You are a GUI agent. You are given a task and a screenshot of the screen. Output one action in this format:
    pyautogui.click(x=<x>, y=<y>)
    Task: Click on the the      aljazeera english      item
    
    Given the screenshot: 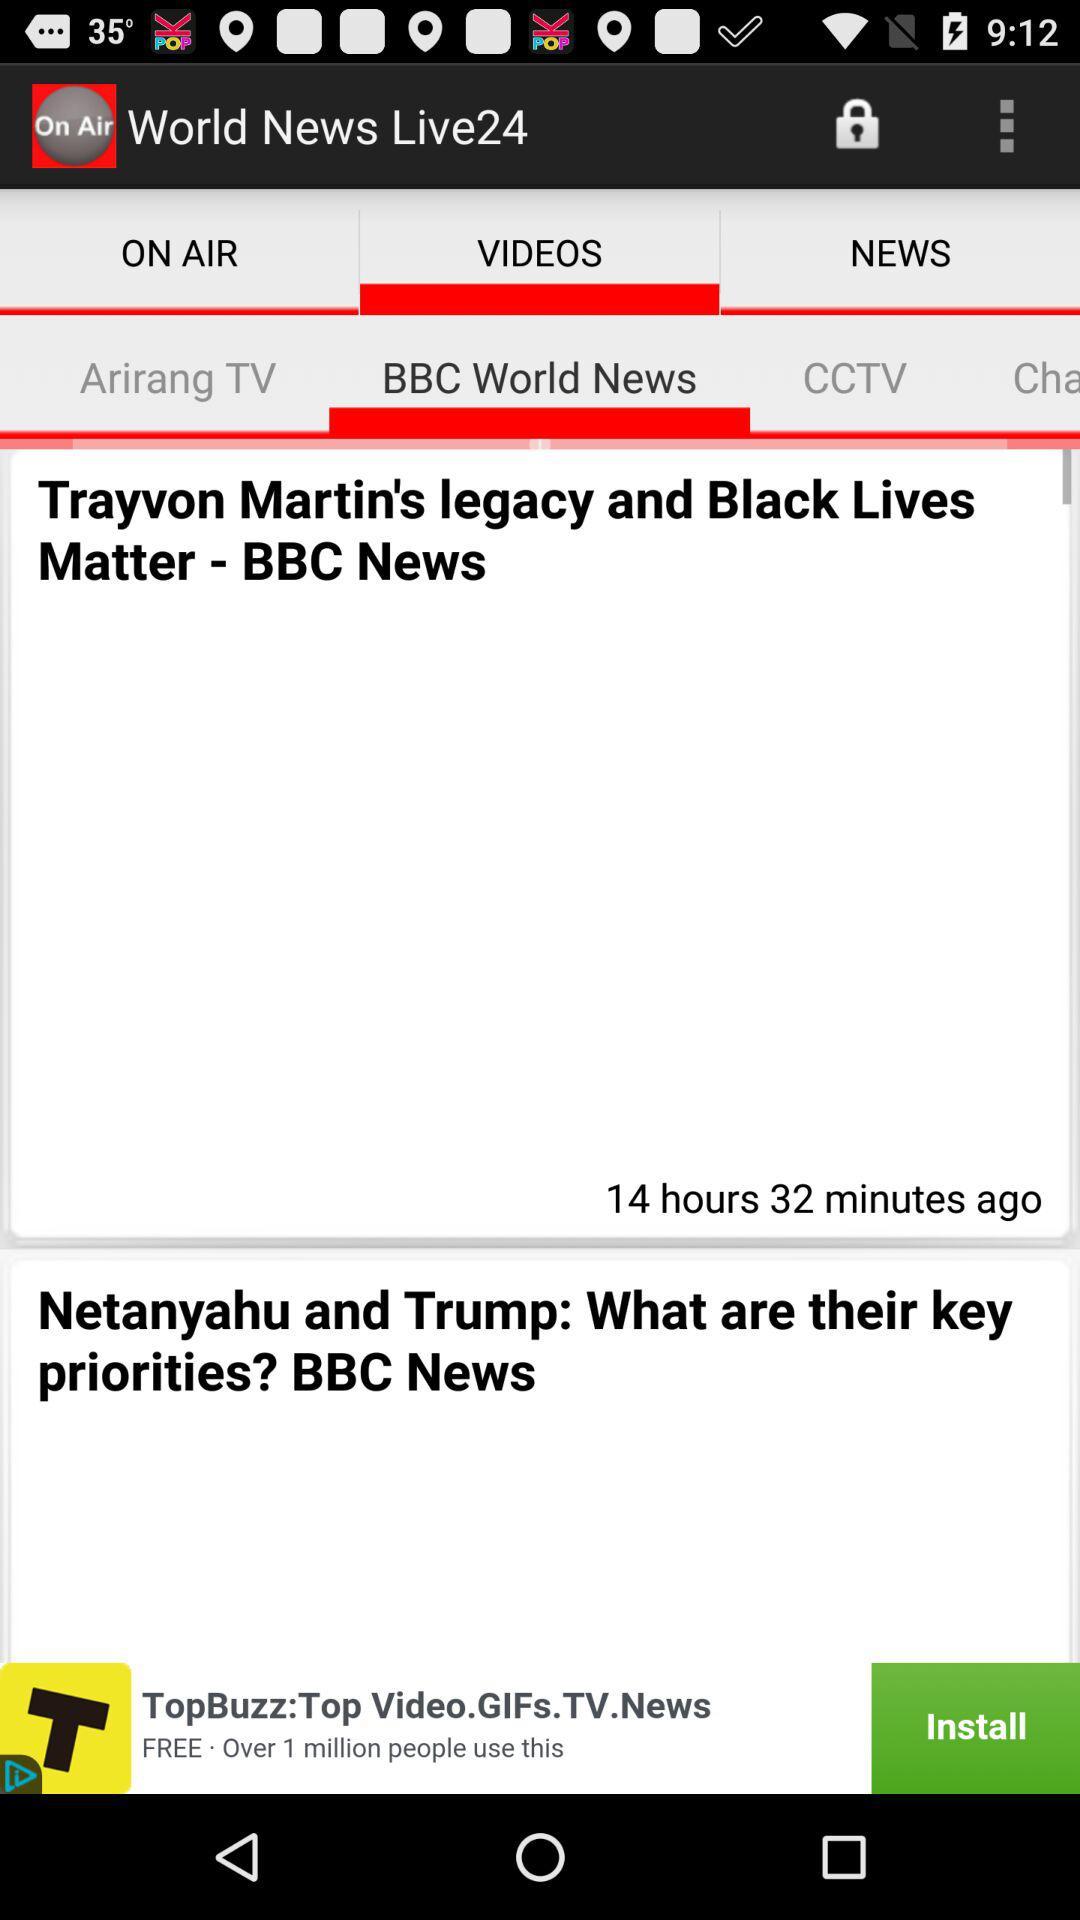 What is the action you would take?
    pyautogui.click(x=13, y=376)
    